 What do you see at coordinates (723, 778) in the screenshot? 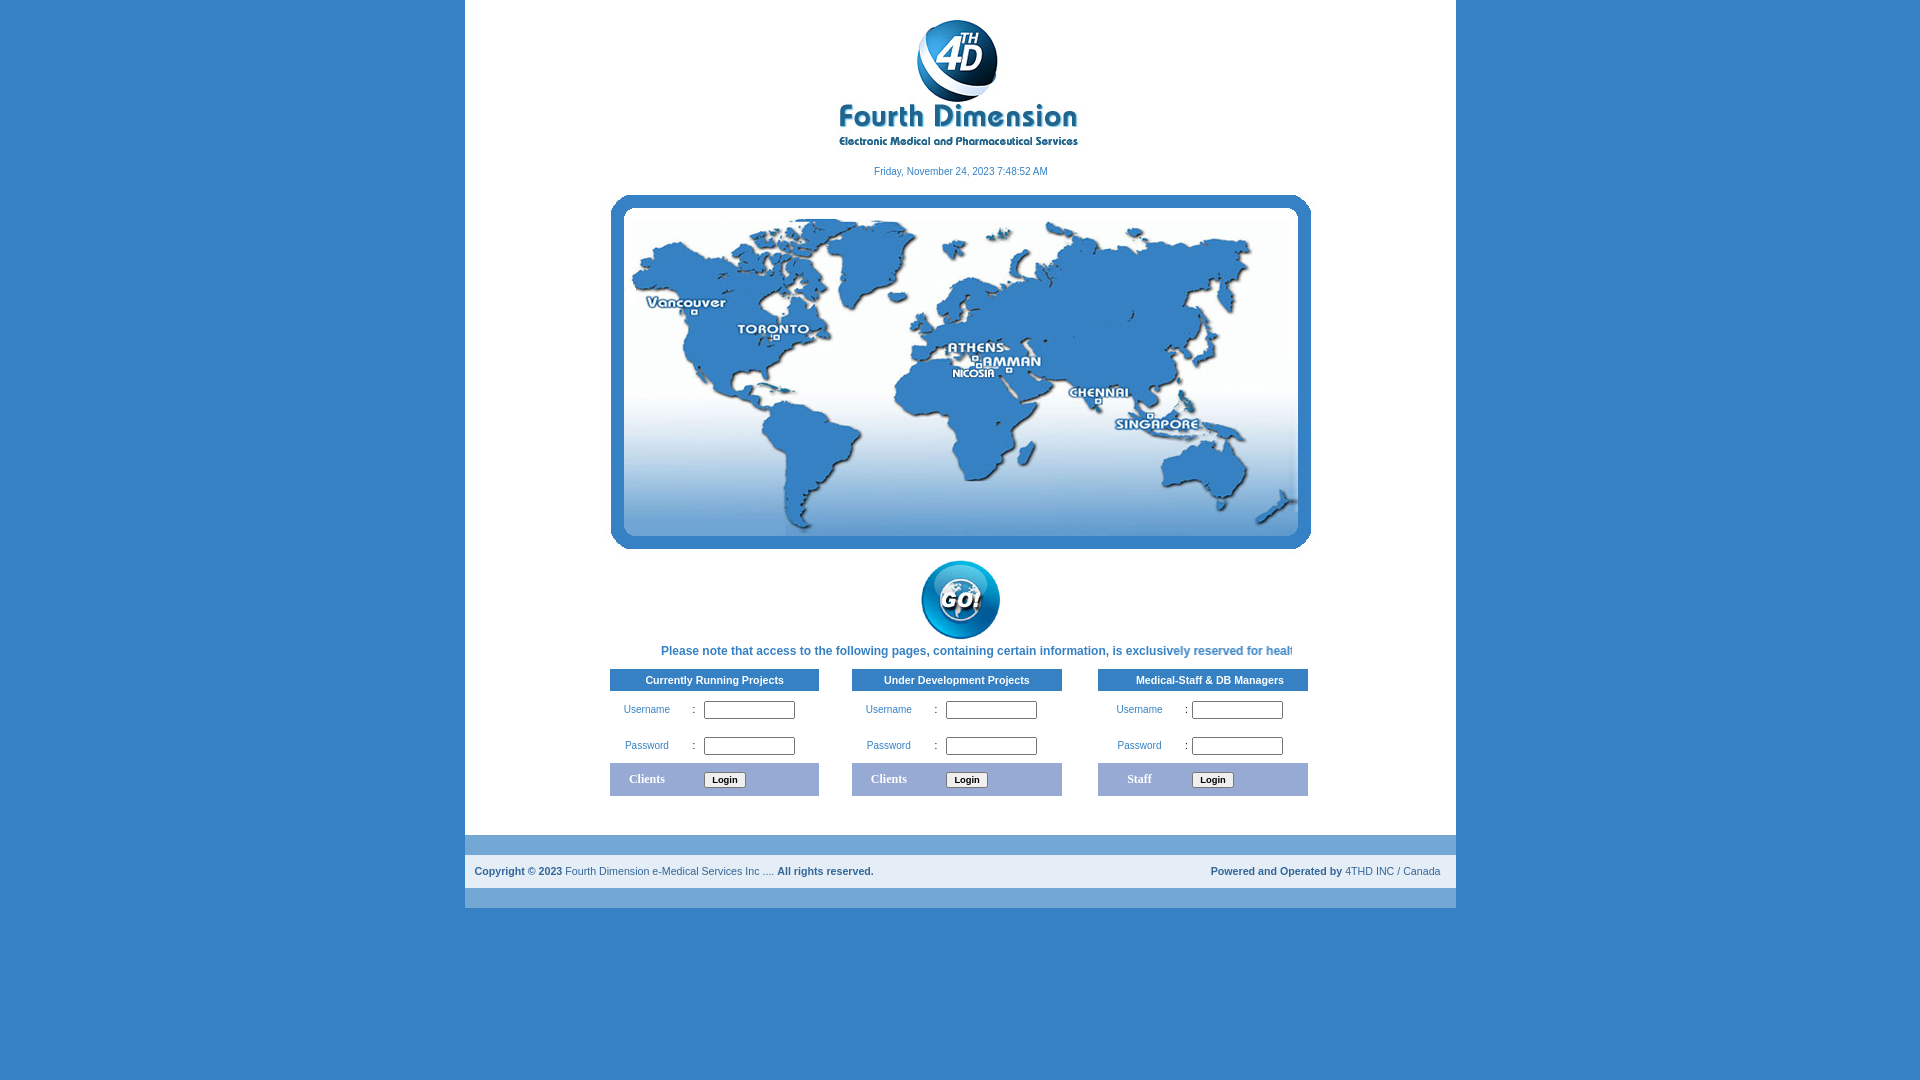
I see `'Login'` at bounding box center [723, 778].